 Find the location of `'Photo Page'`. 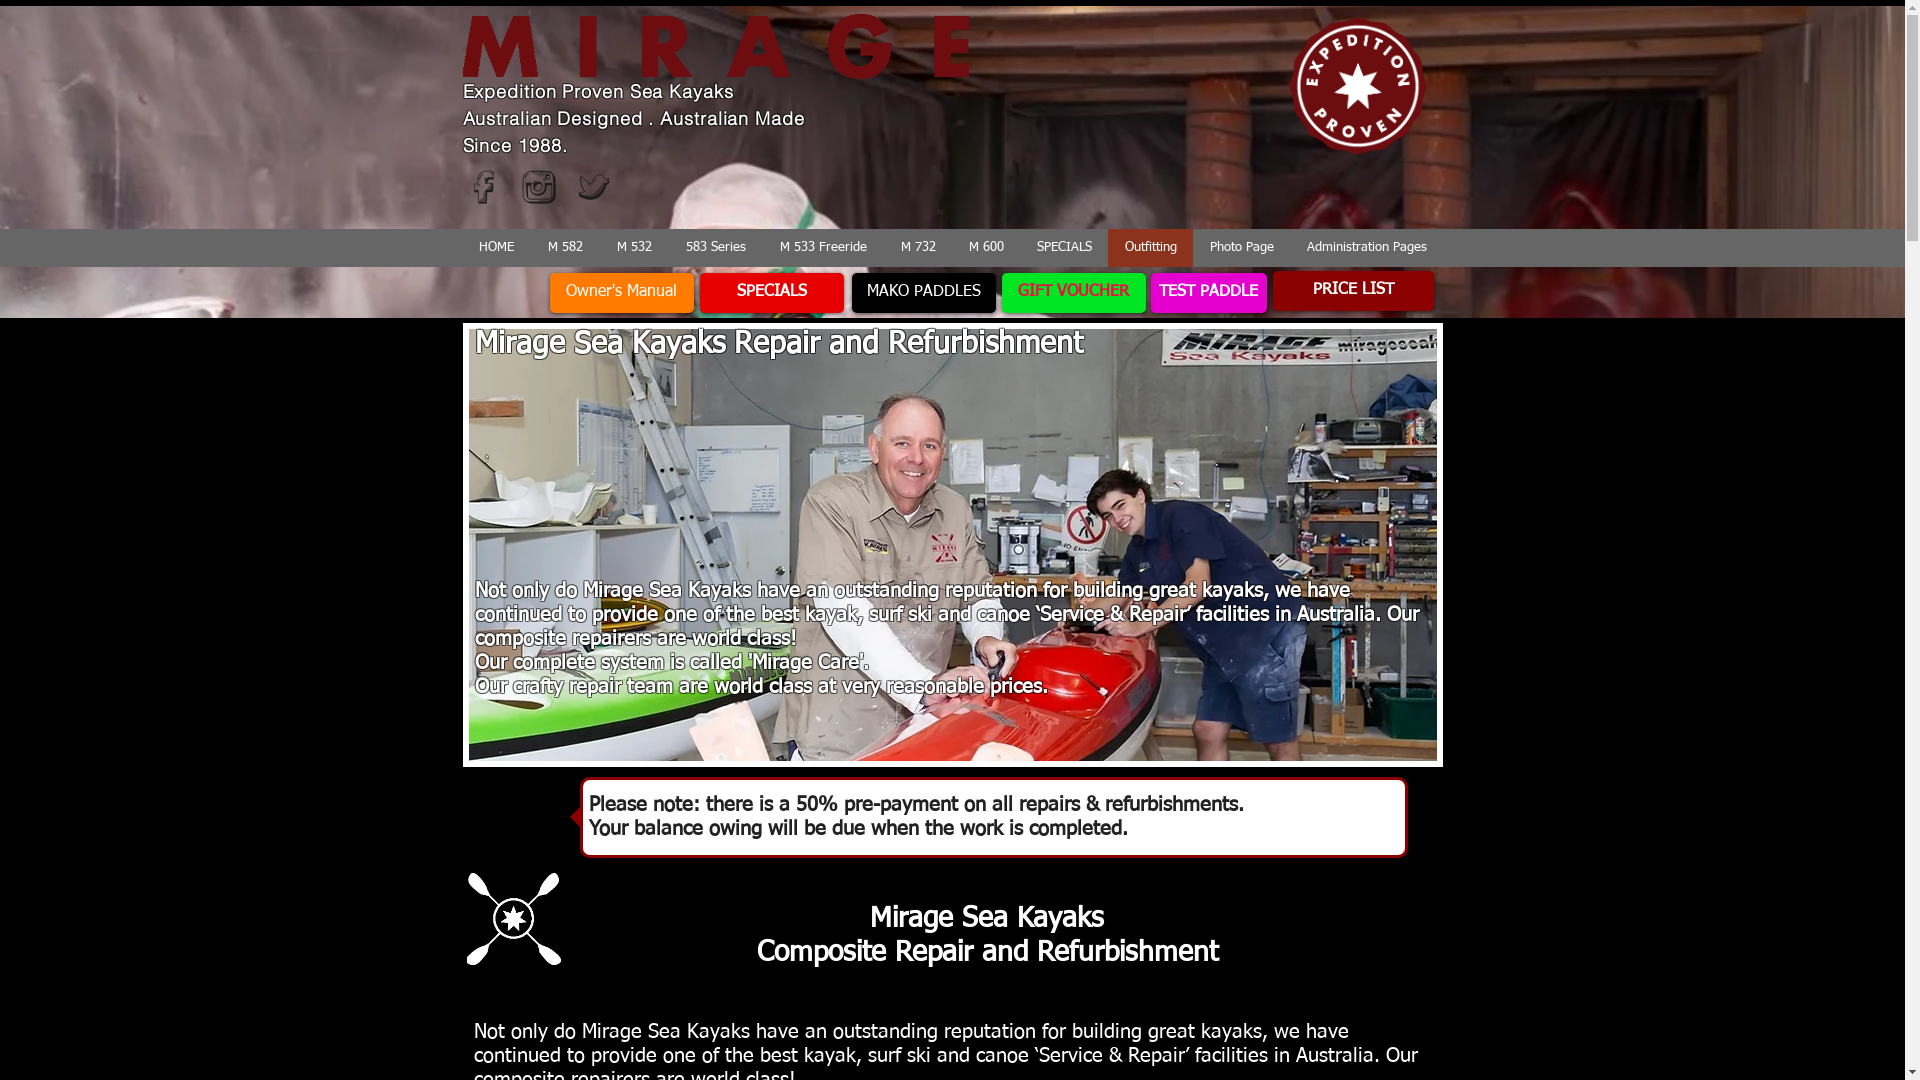

'Photo Page' is located at coordinates (1239, 246).